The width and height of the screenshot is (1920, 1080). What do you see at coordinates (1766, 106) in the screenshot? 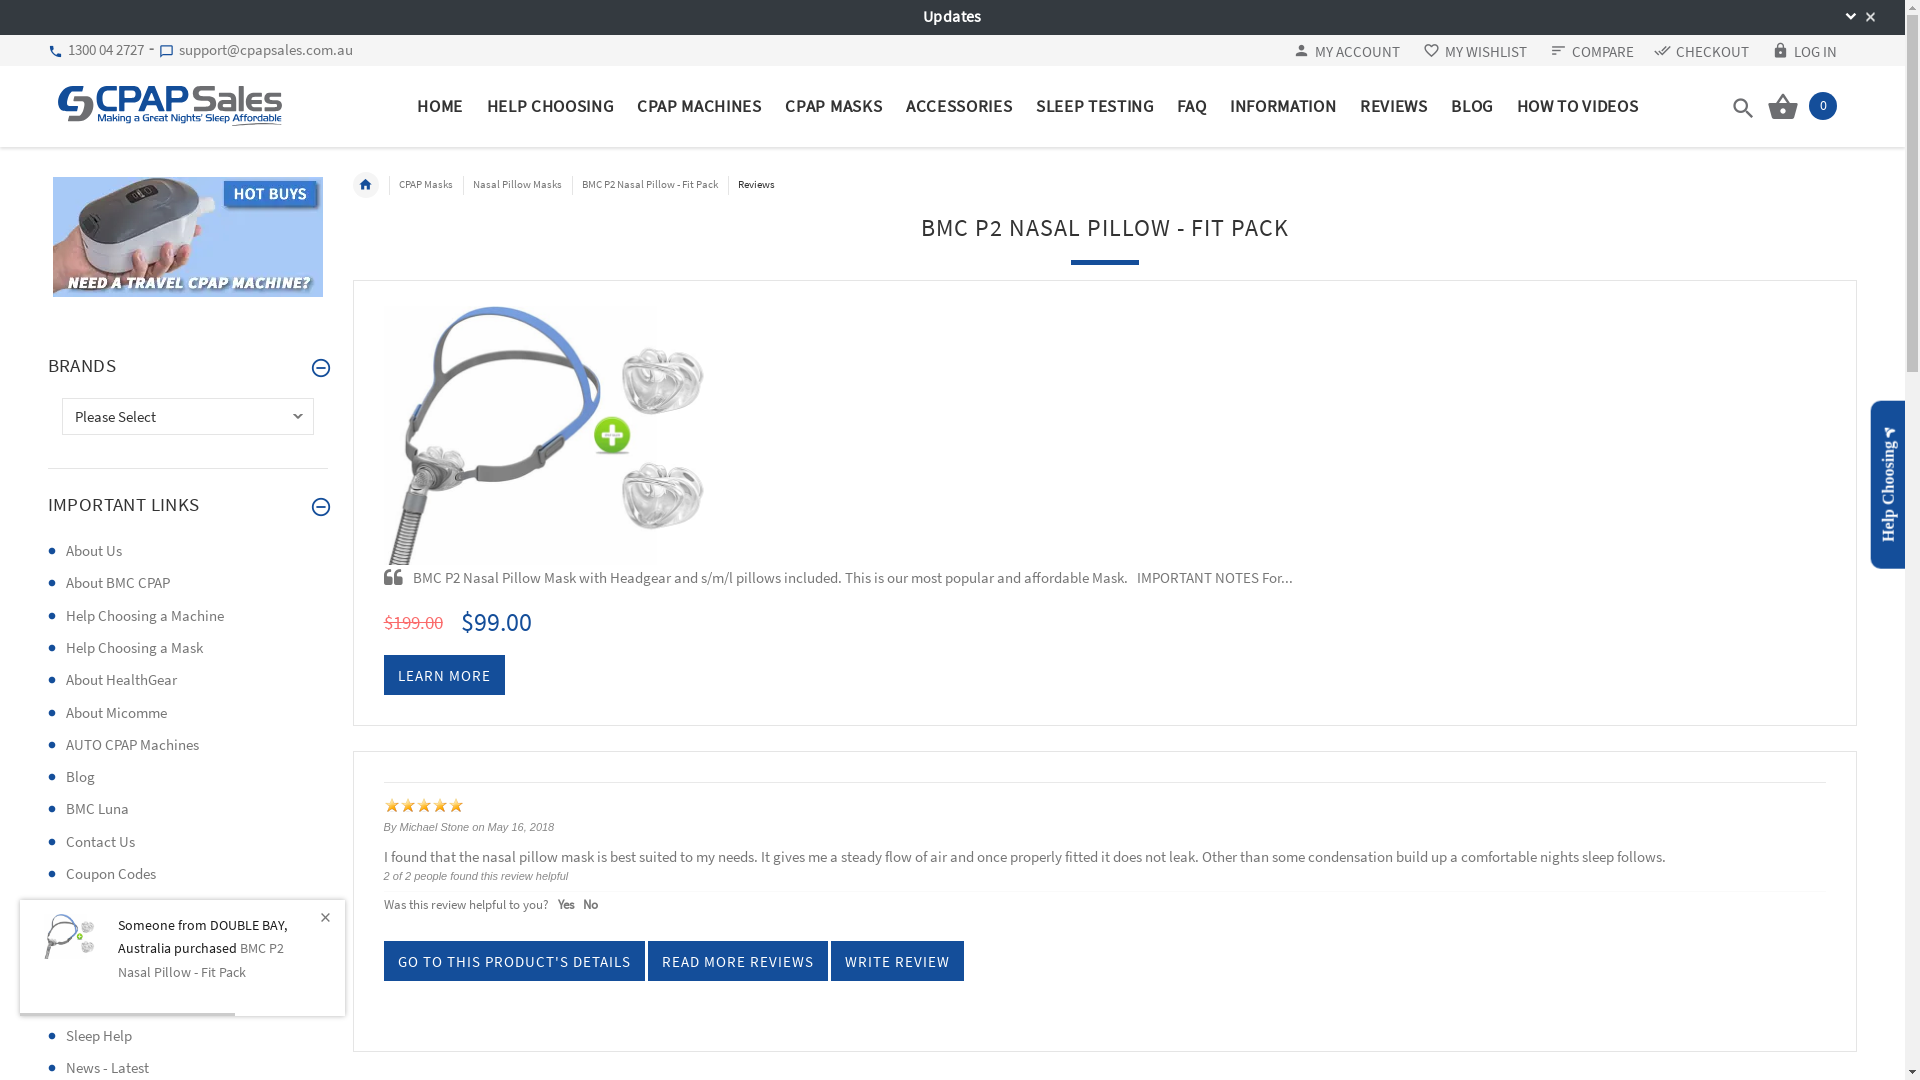
I see `'0'` at bounding box center [1766, 106].